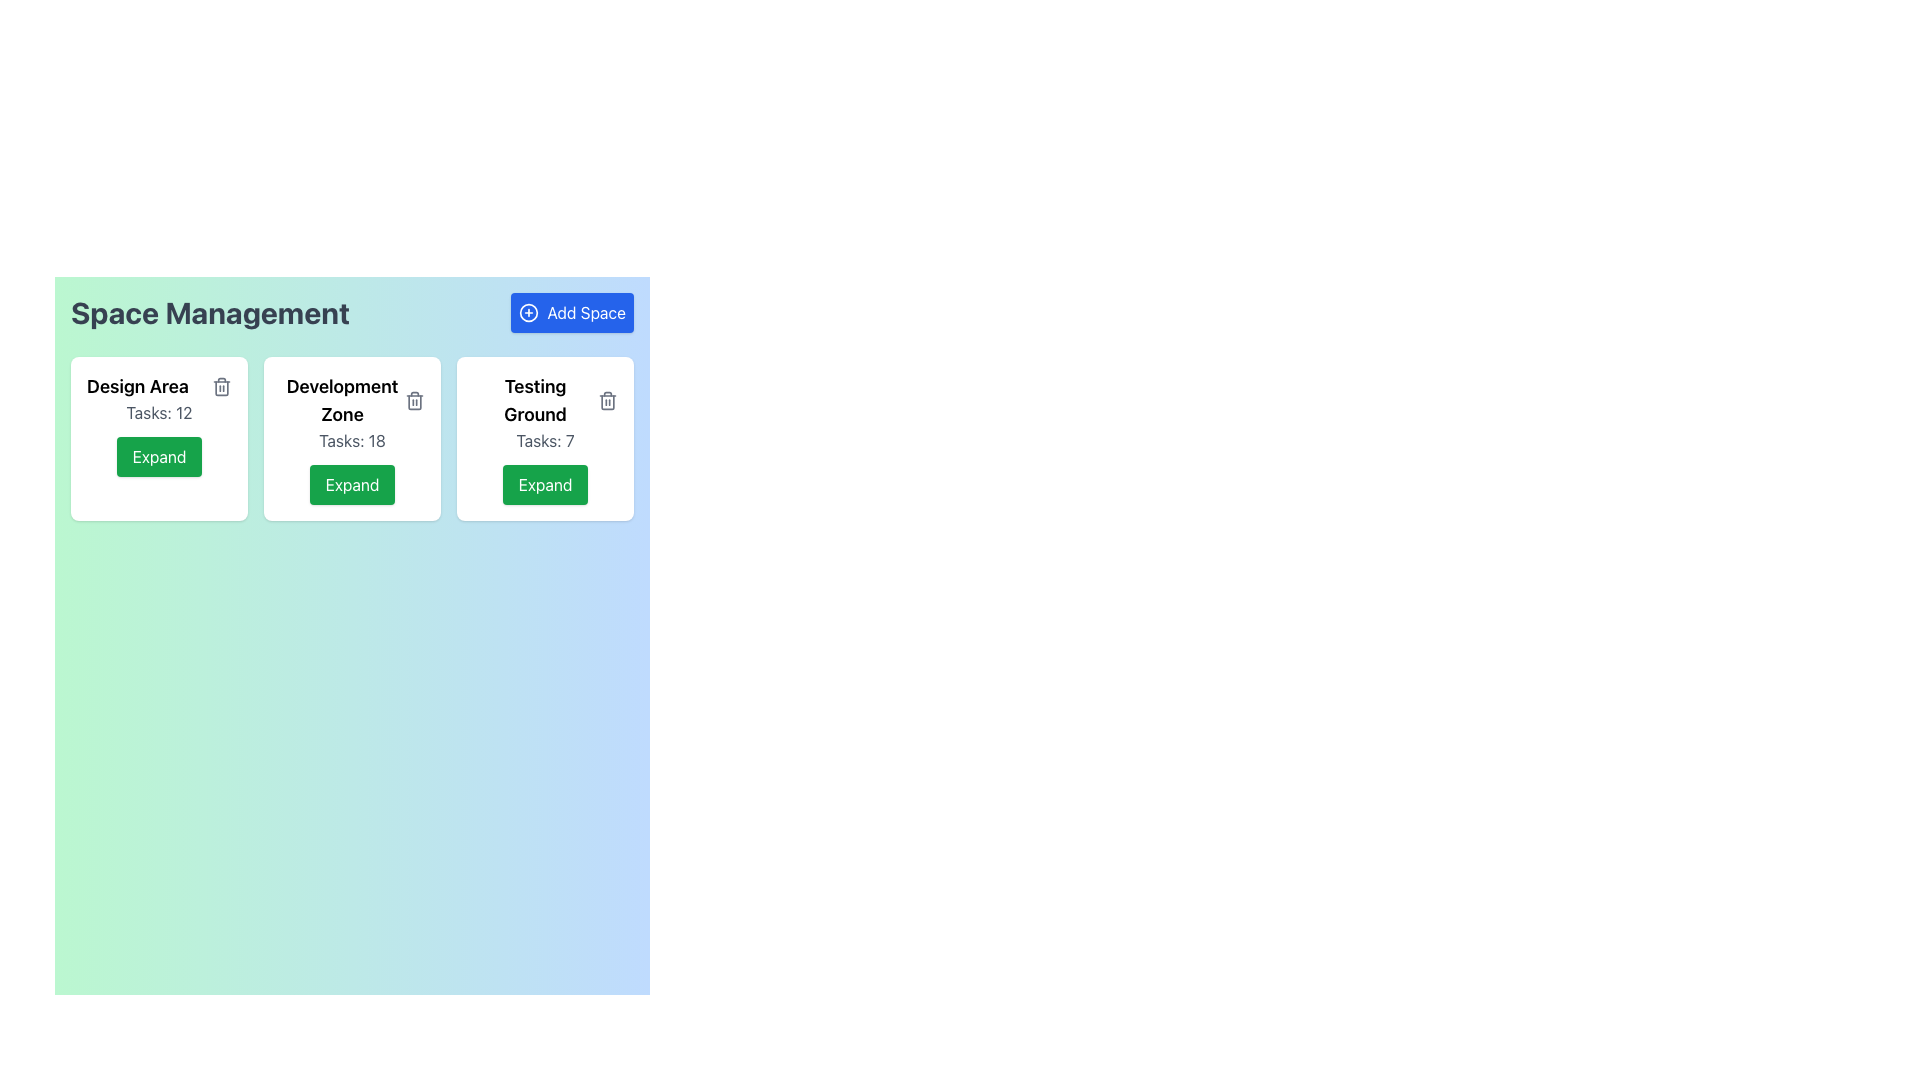 The width and height of the screenshot is (1920, 1080). I want to click on the text label displaying 'Tasks: 12', which is styled in gray and located below the 'Design Area' heading in the card-like structure, so click(158, 411).